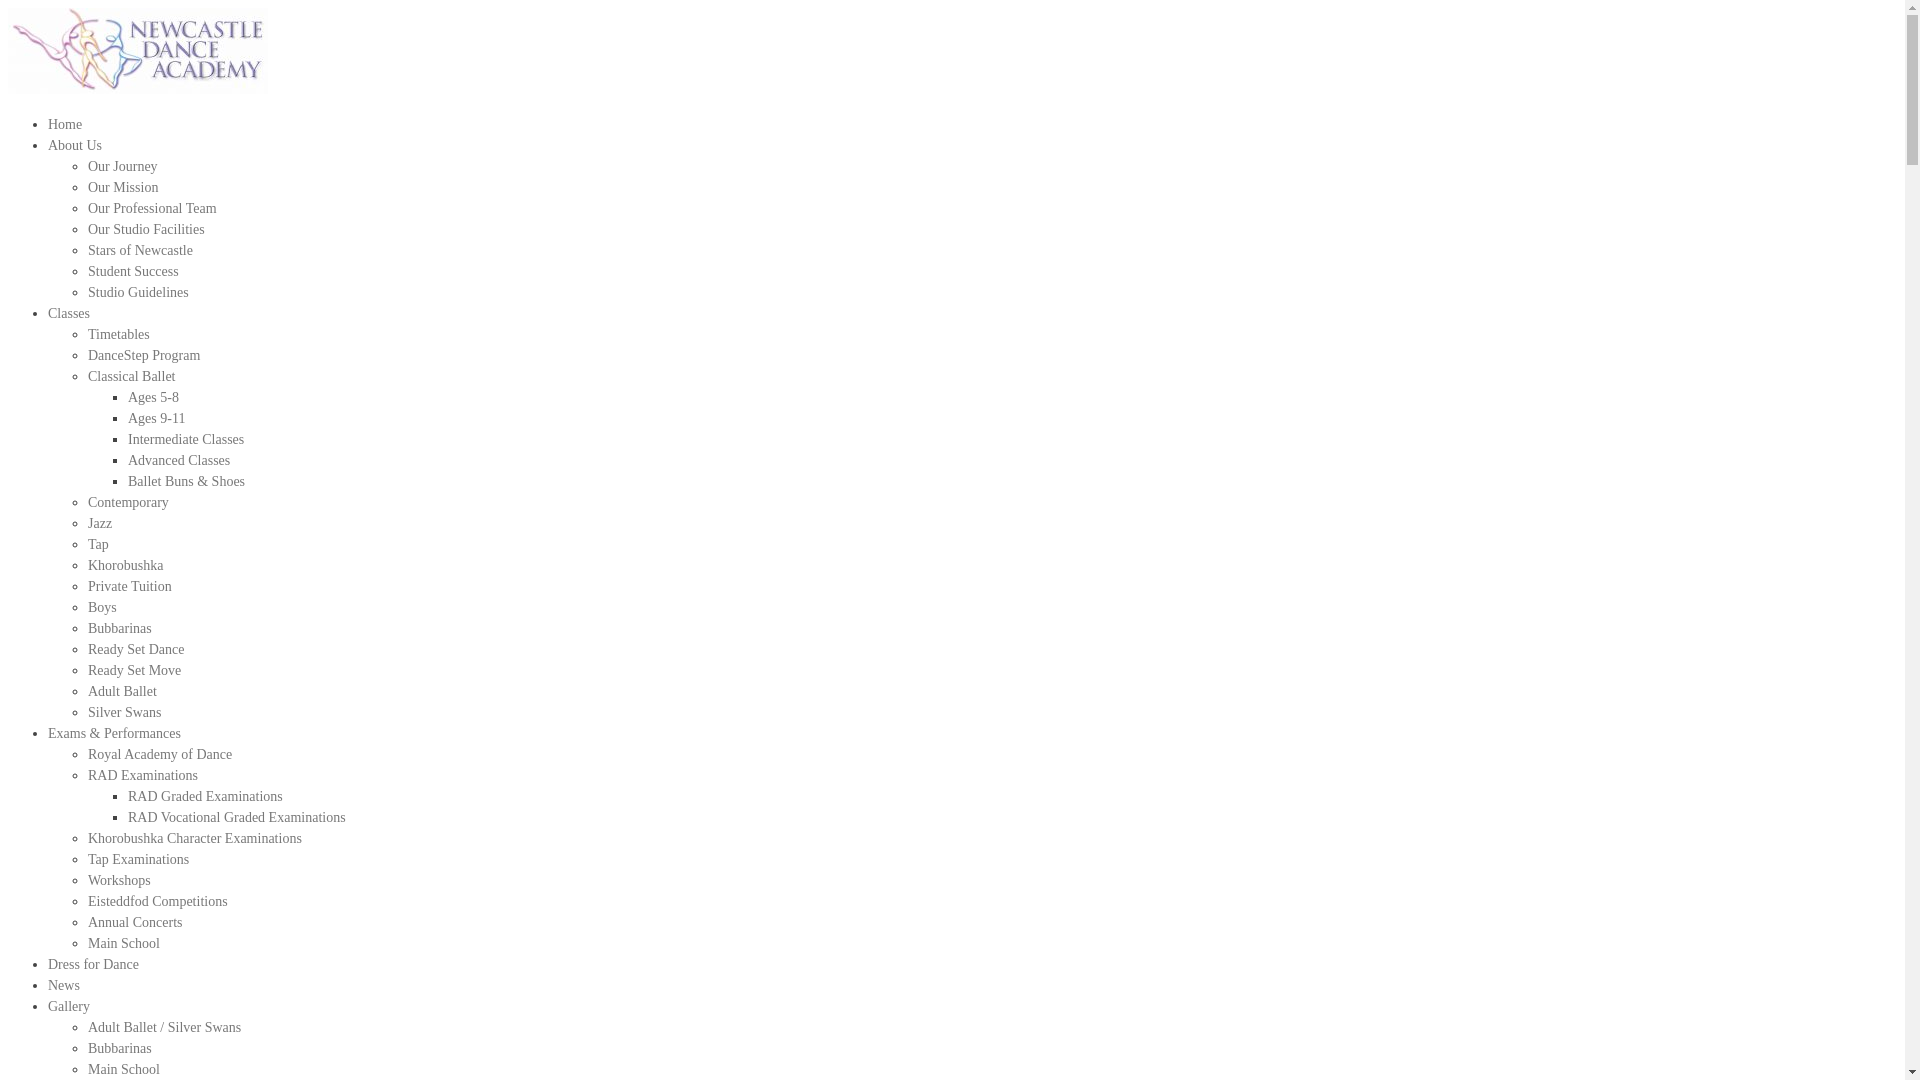  Describe the element at coordinates (68, 313) in the screenshot. I see `'Classes'` at that location.